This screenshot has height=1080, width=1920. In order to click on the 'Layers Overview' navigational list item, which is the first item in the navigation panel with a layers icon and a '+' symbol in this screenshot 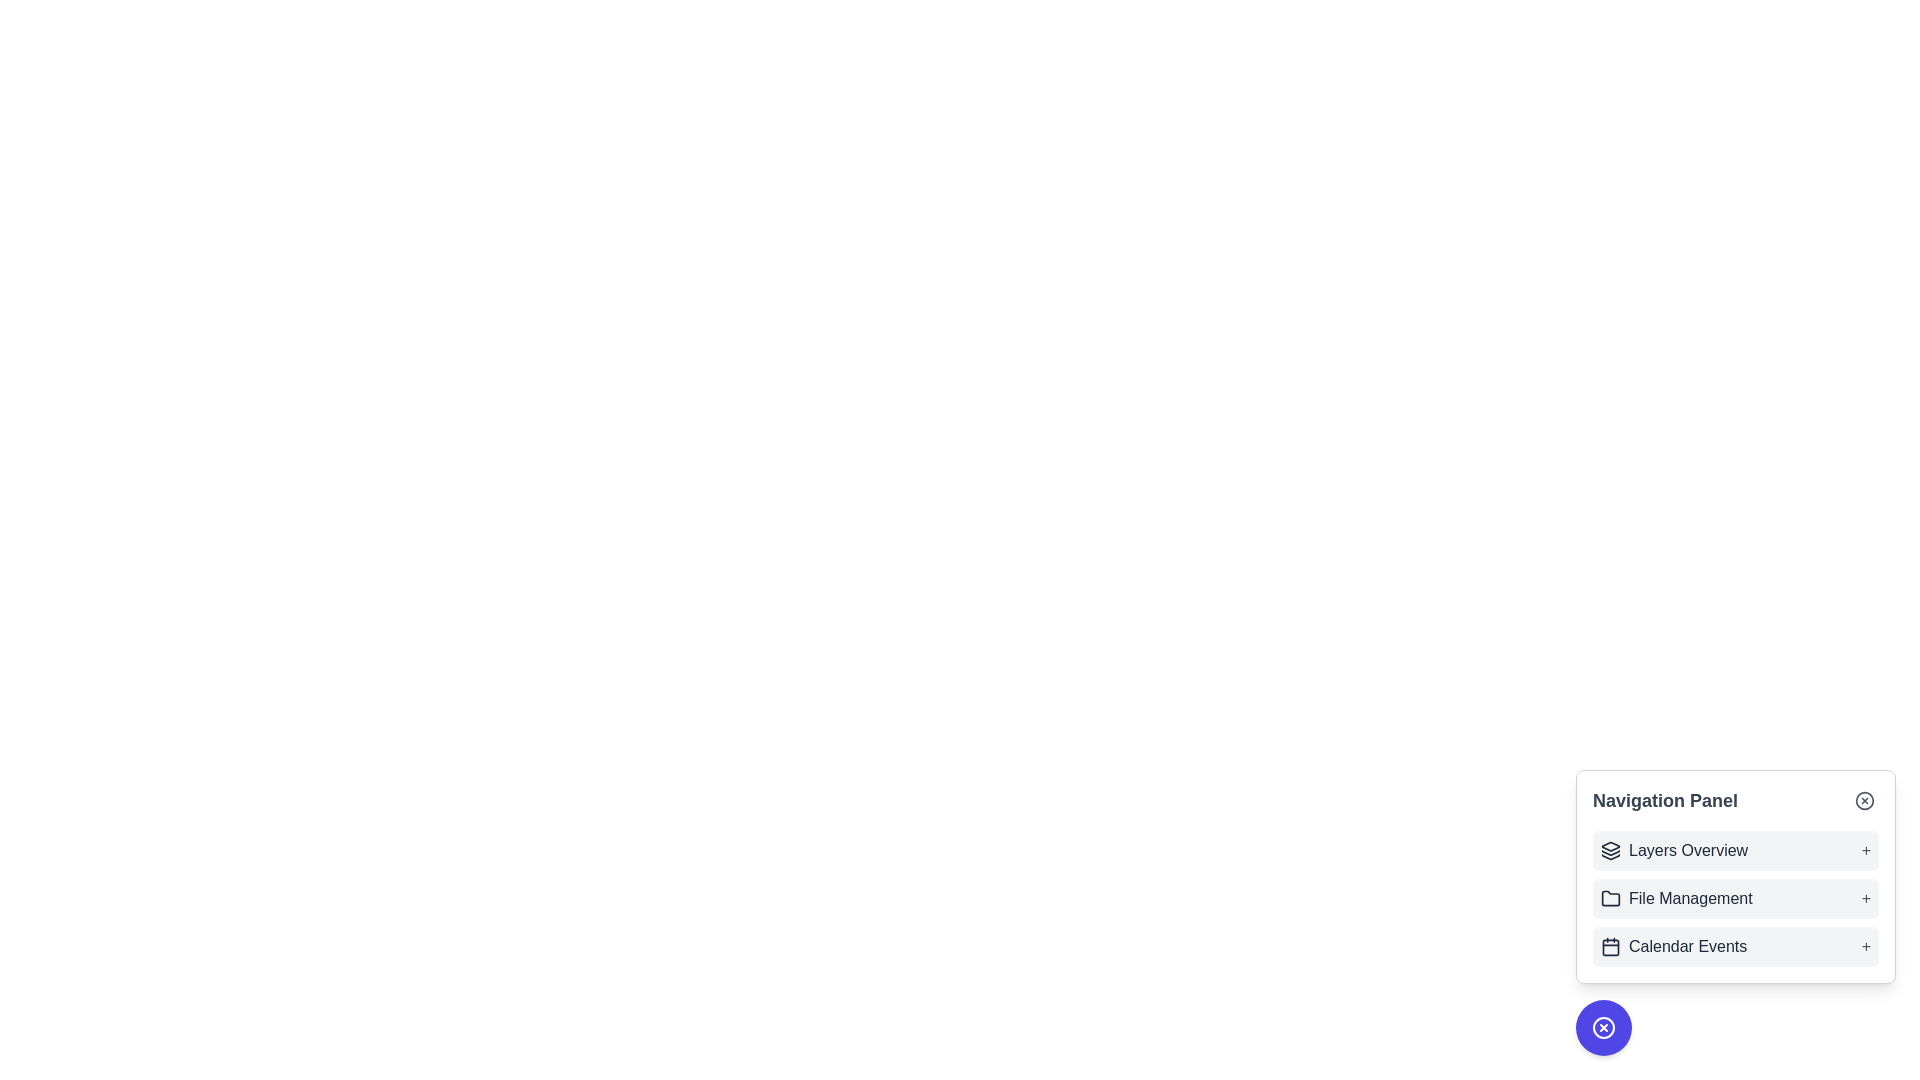, I will do `click(1735, 851)`.